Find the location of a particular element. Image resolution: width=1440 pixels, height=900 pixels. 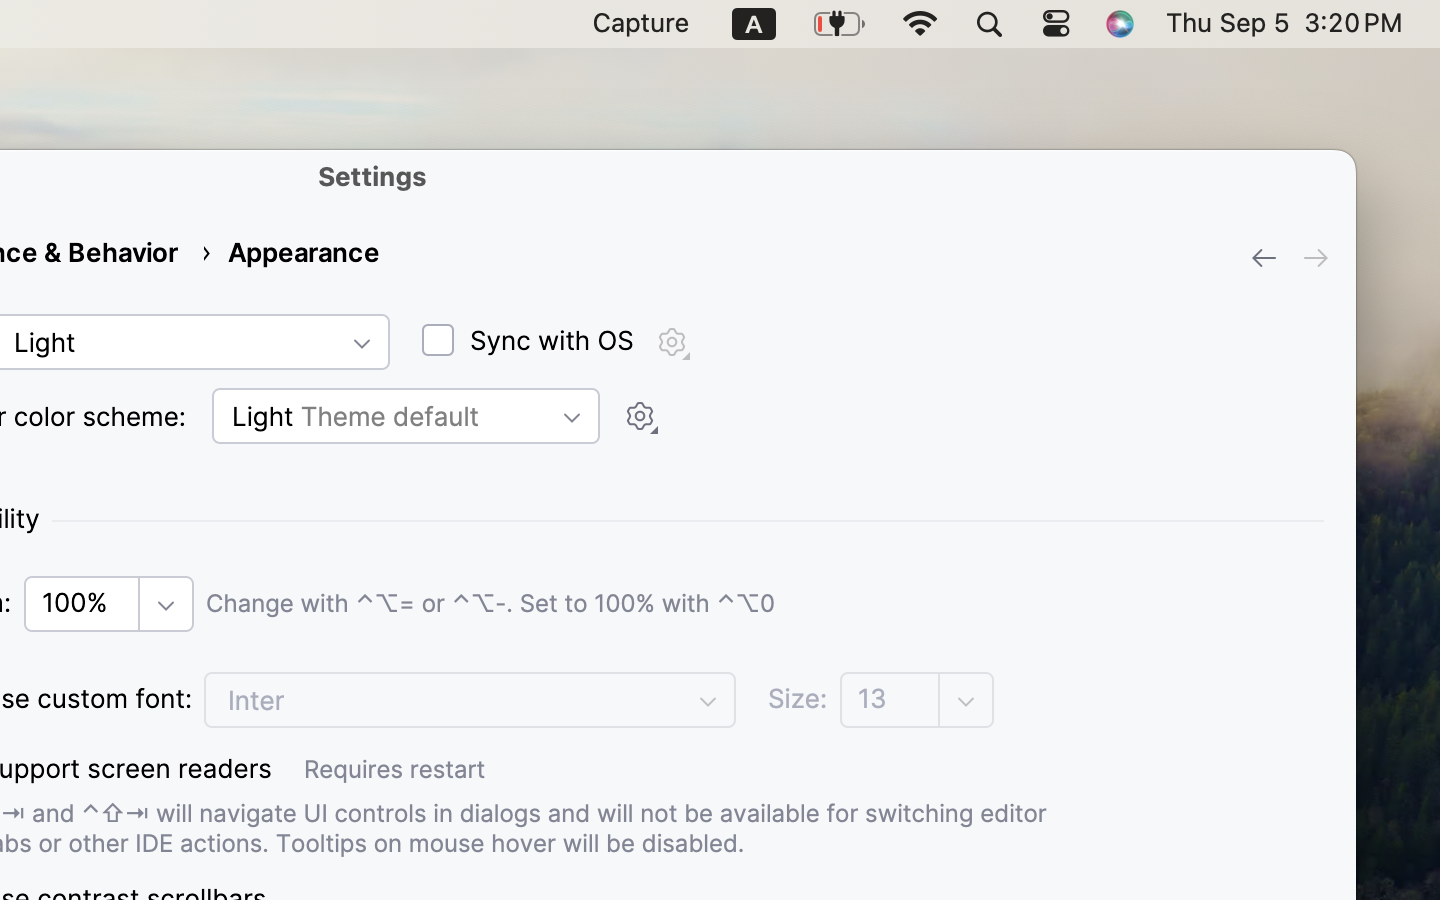

'Light Theme default' is located at coordinates (404, 415).